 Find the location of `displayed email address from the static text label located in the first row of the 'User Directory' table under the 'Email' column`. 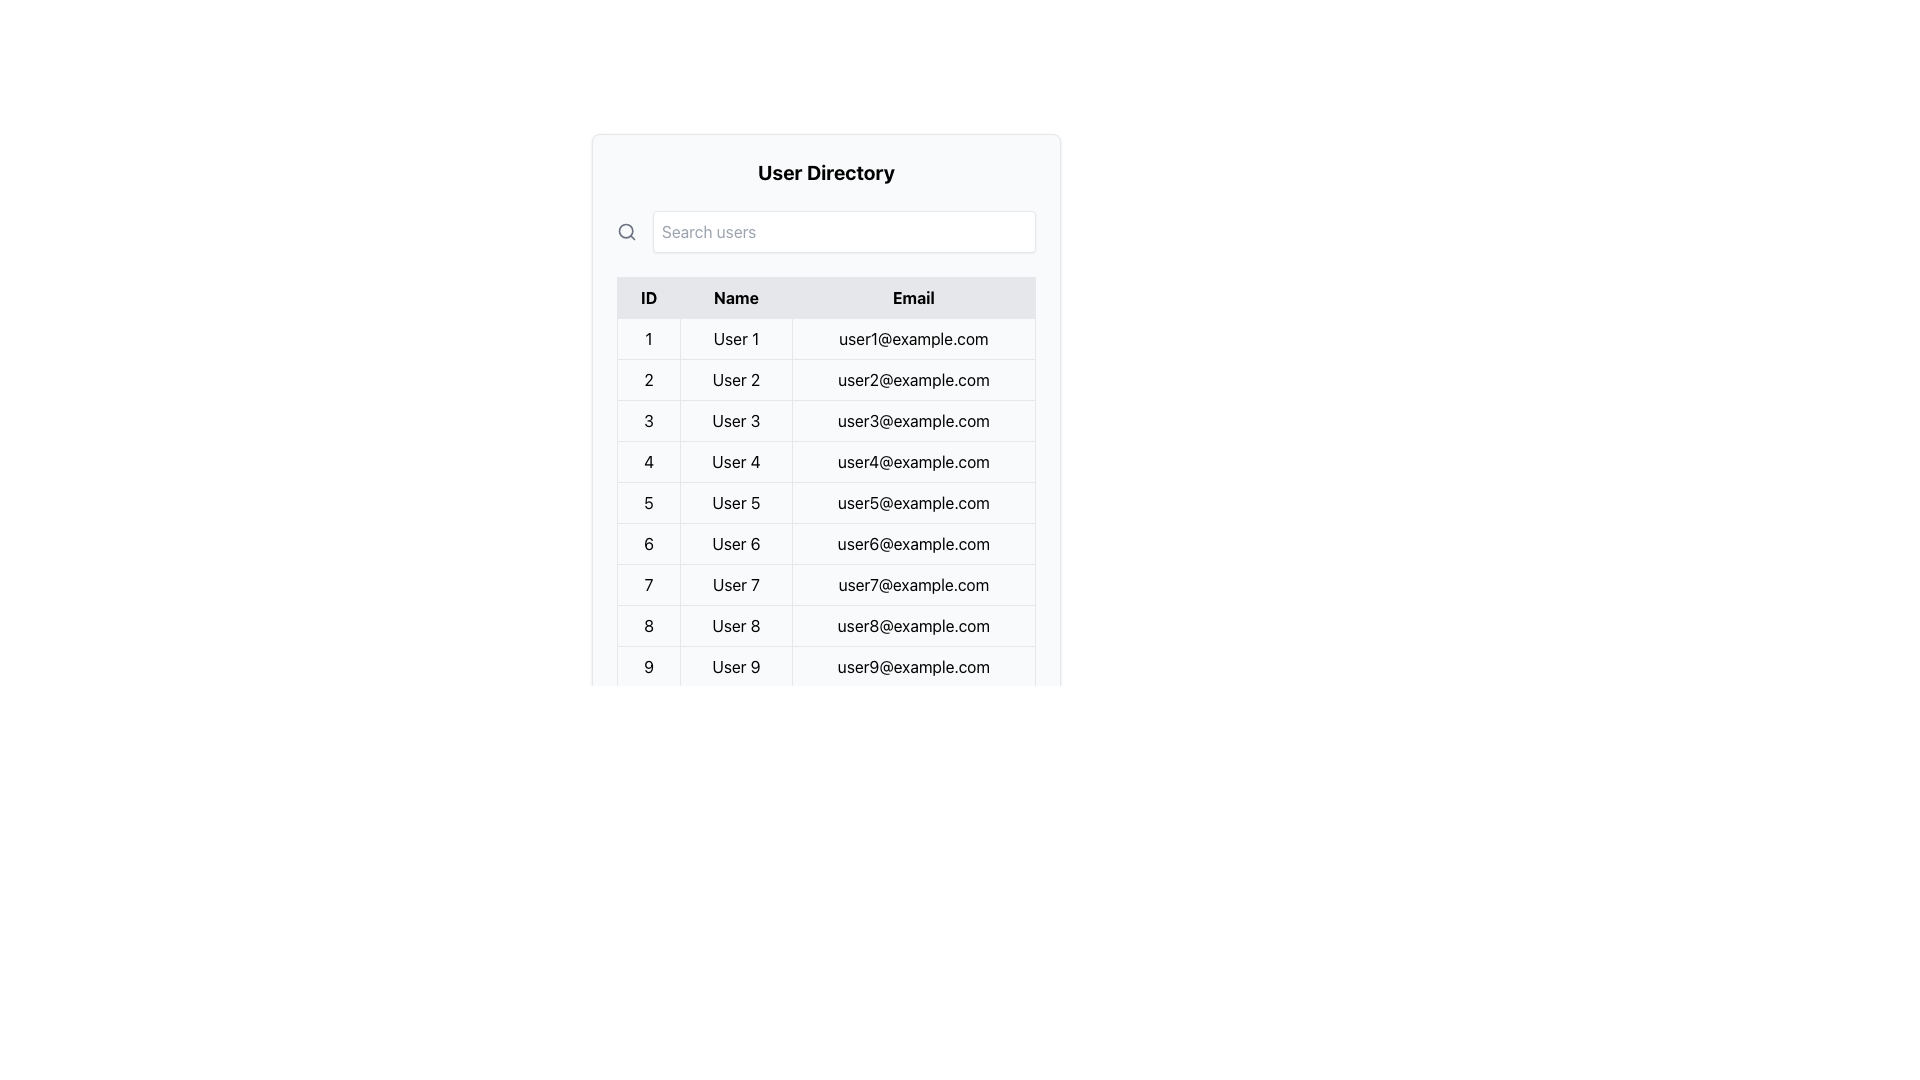

displayed email address from the static text label located in the first row of the 'User Directory' table under the 'Email' column is located at coordinates (912, 338).